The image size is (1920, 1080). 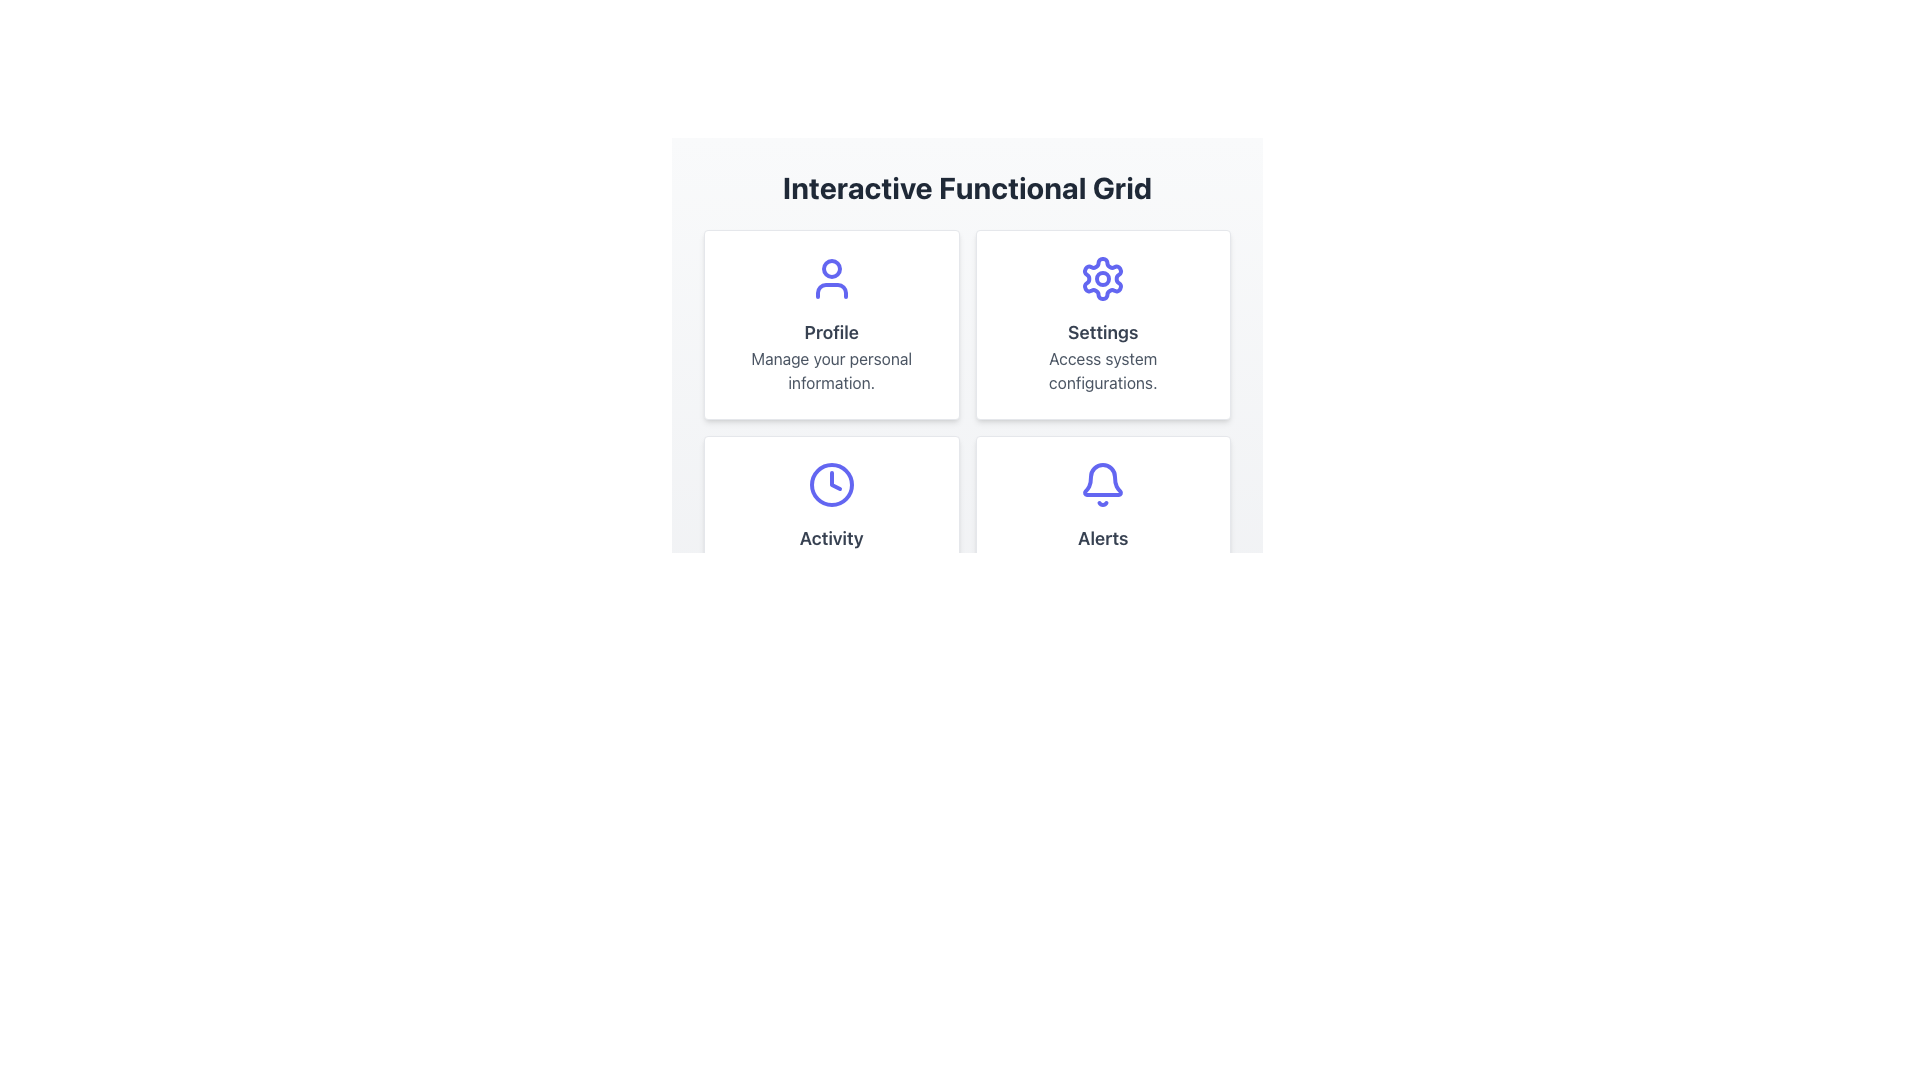 What do you see at coordinates (831, 278) in the screenshot?
I see `the user profile icon located at the top-center of the 'Profile' box, which is associated with managing personal data` at bounding box center [831, 278].